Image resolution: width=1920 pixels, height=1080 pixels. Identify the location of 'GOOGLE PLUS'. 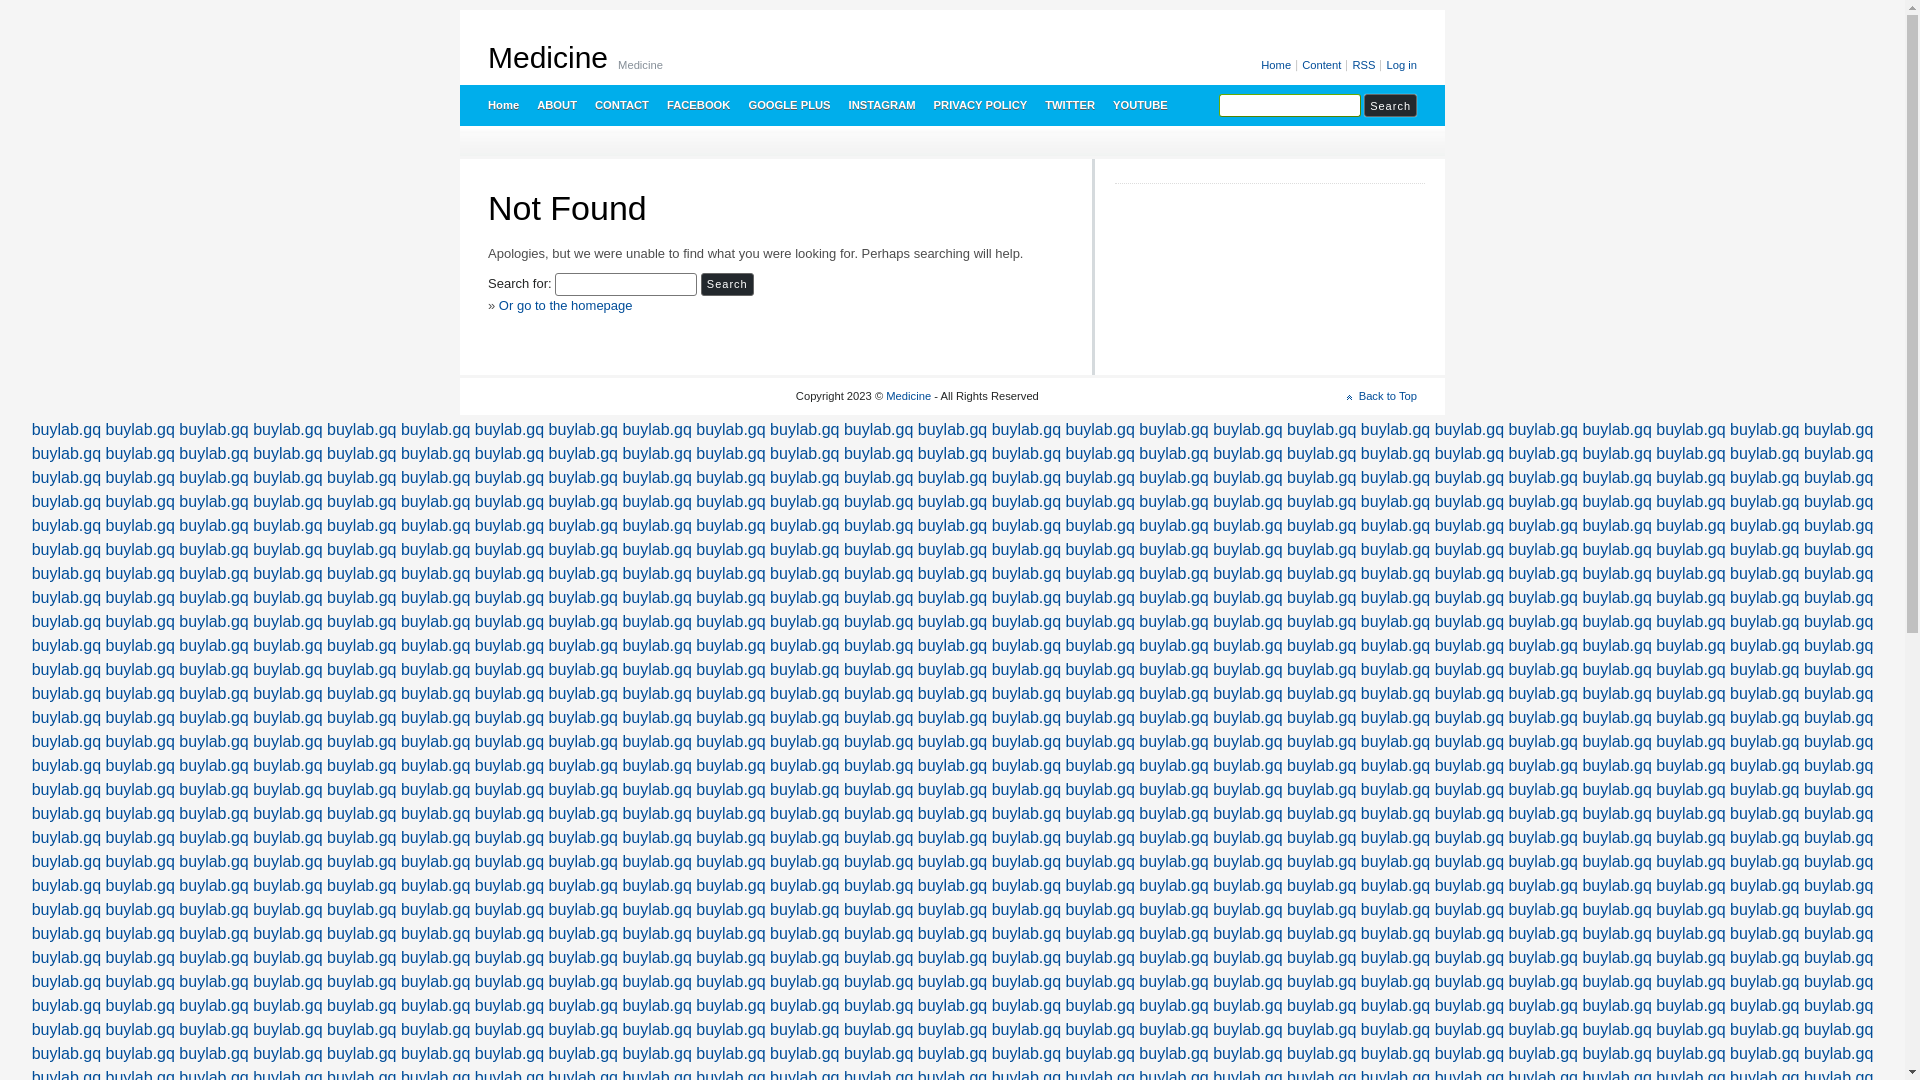
(786, 104).